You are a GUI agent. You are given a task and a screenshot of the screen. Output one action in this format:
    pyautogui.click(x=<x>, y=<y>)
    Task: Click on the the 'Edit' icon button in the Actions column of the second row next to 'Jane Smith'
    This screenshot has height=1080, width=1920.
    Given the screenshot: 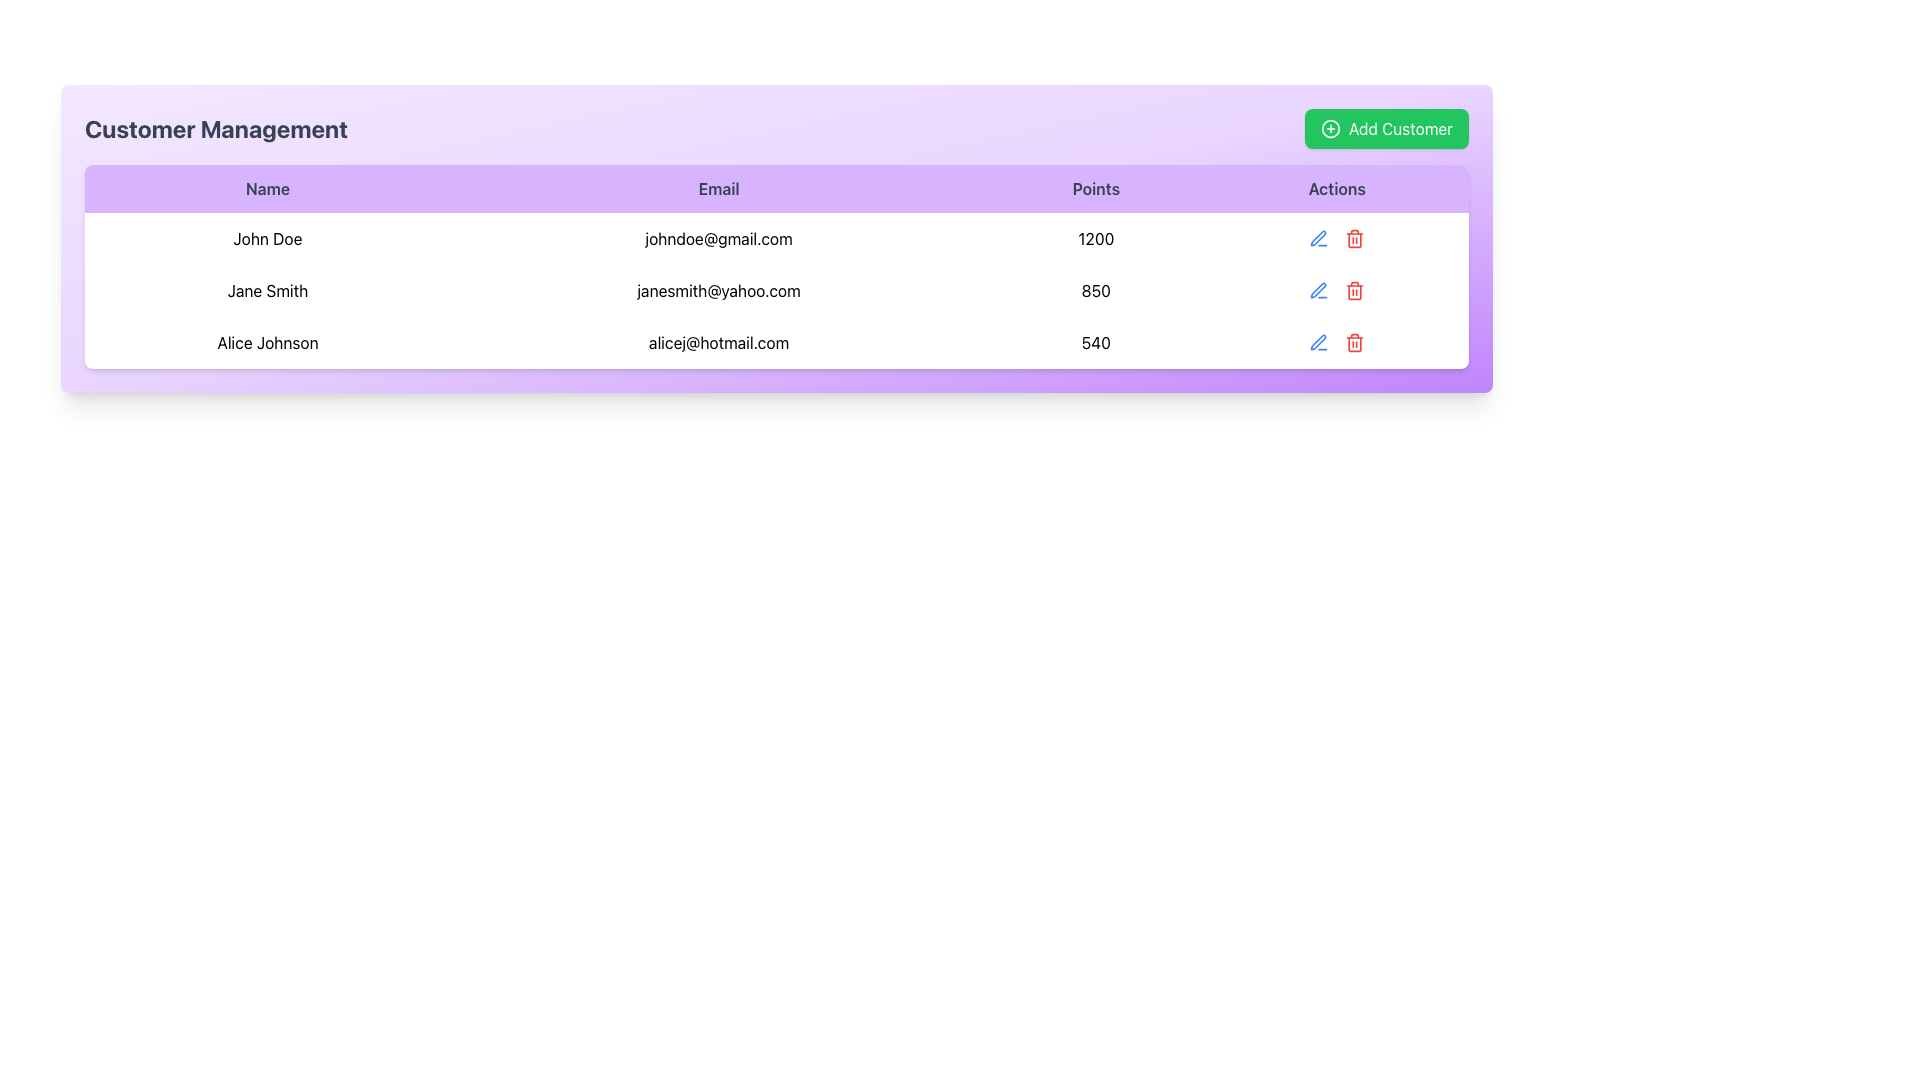 What is the action you would take?
    pyautogui.click(x=1318, y=237)
    